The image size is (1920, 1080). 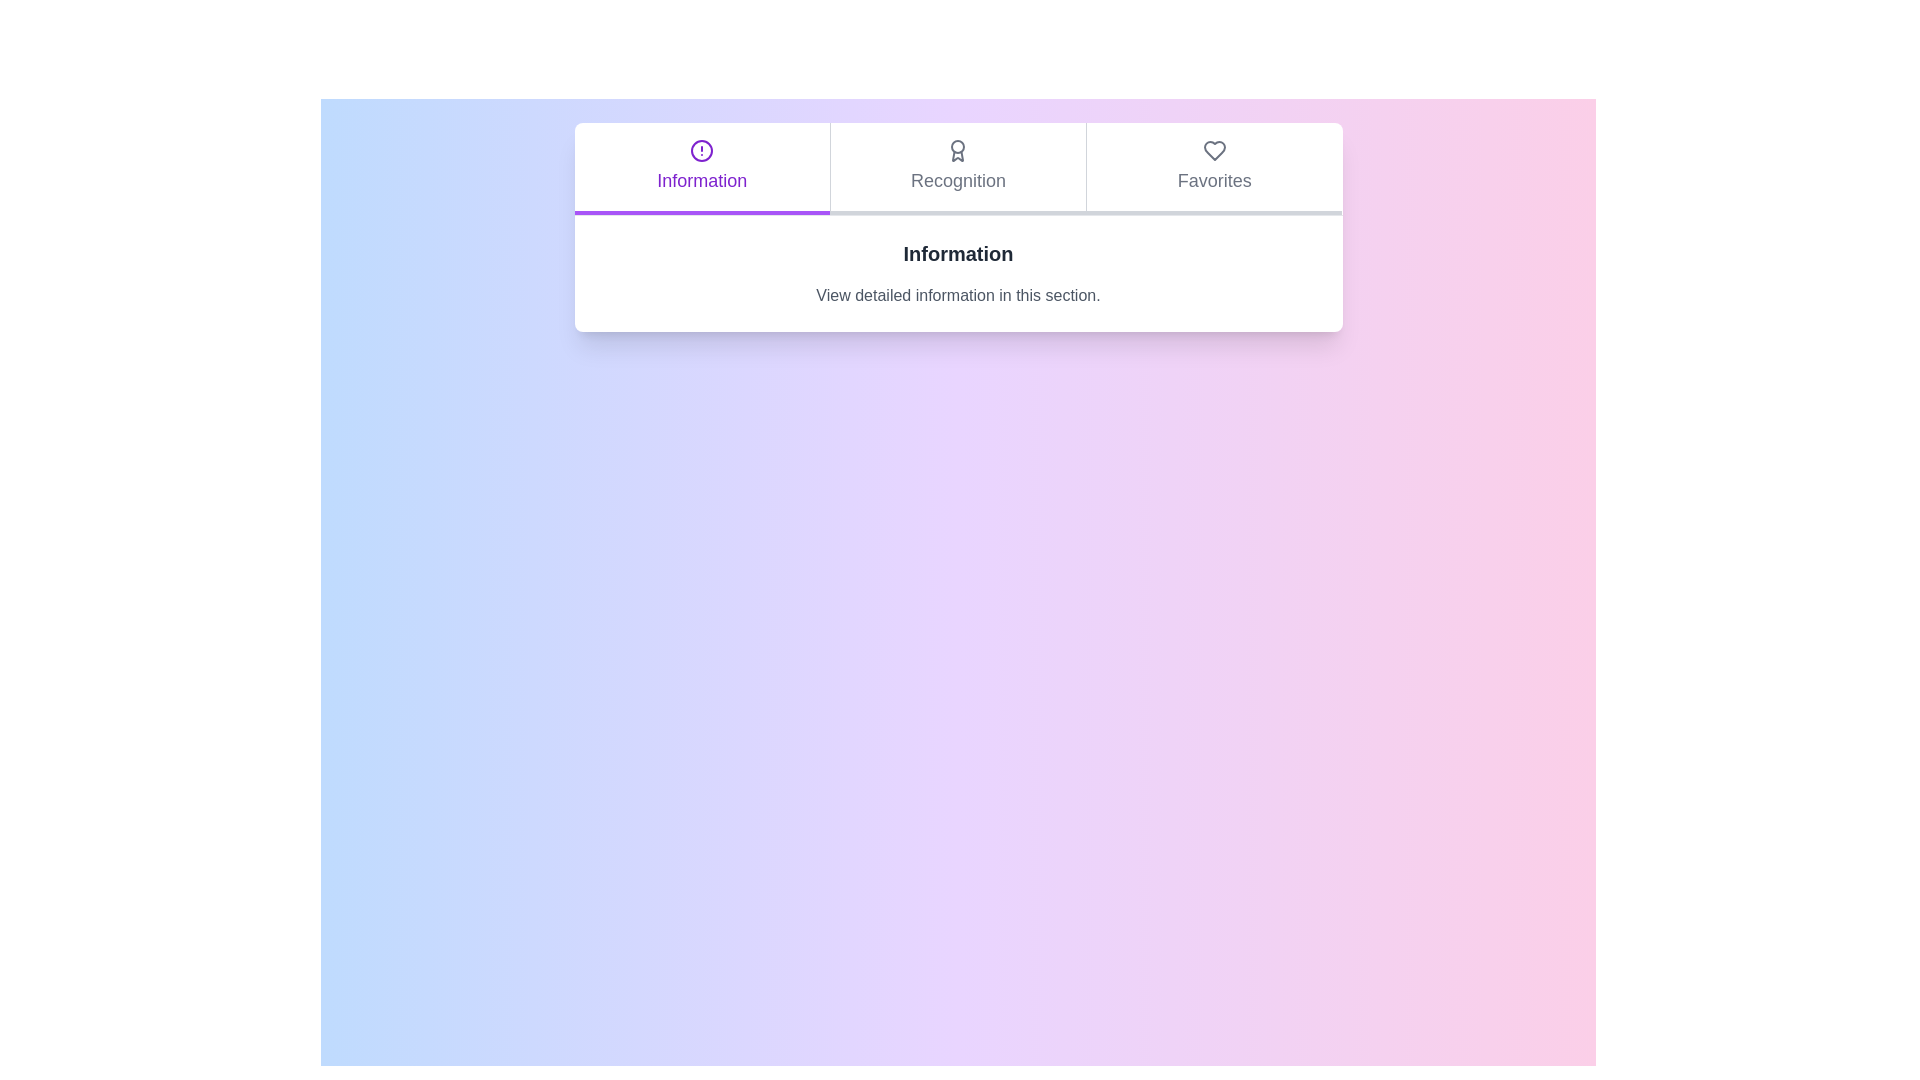 I want to click on the Information tab to observe the hover effect, so click(x=702, y=168).